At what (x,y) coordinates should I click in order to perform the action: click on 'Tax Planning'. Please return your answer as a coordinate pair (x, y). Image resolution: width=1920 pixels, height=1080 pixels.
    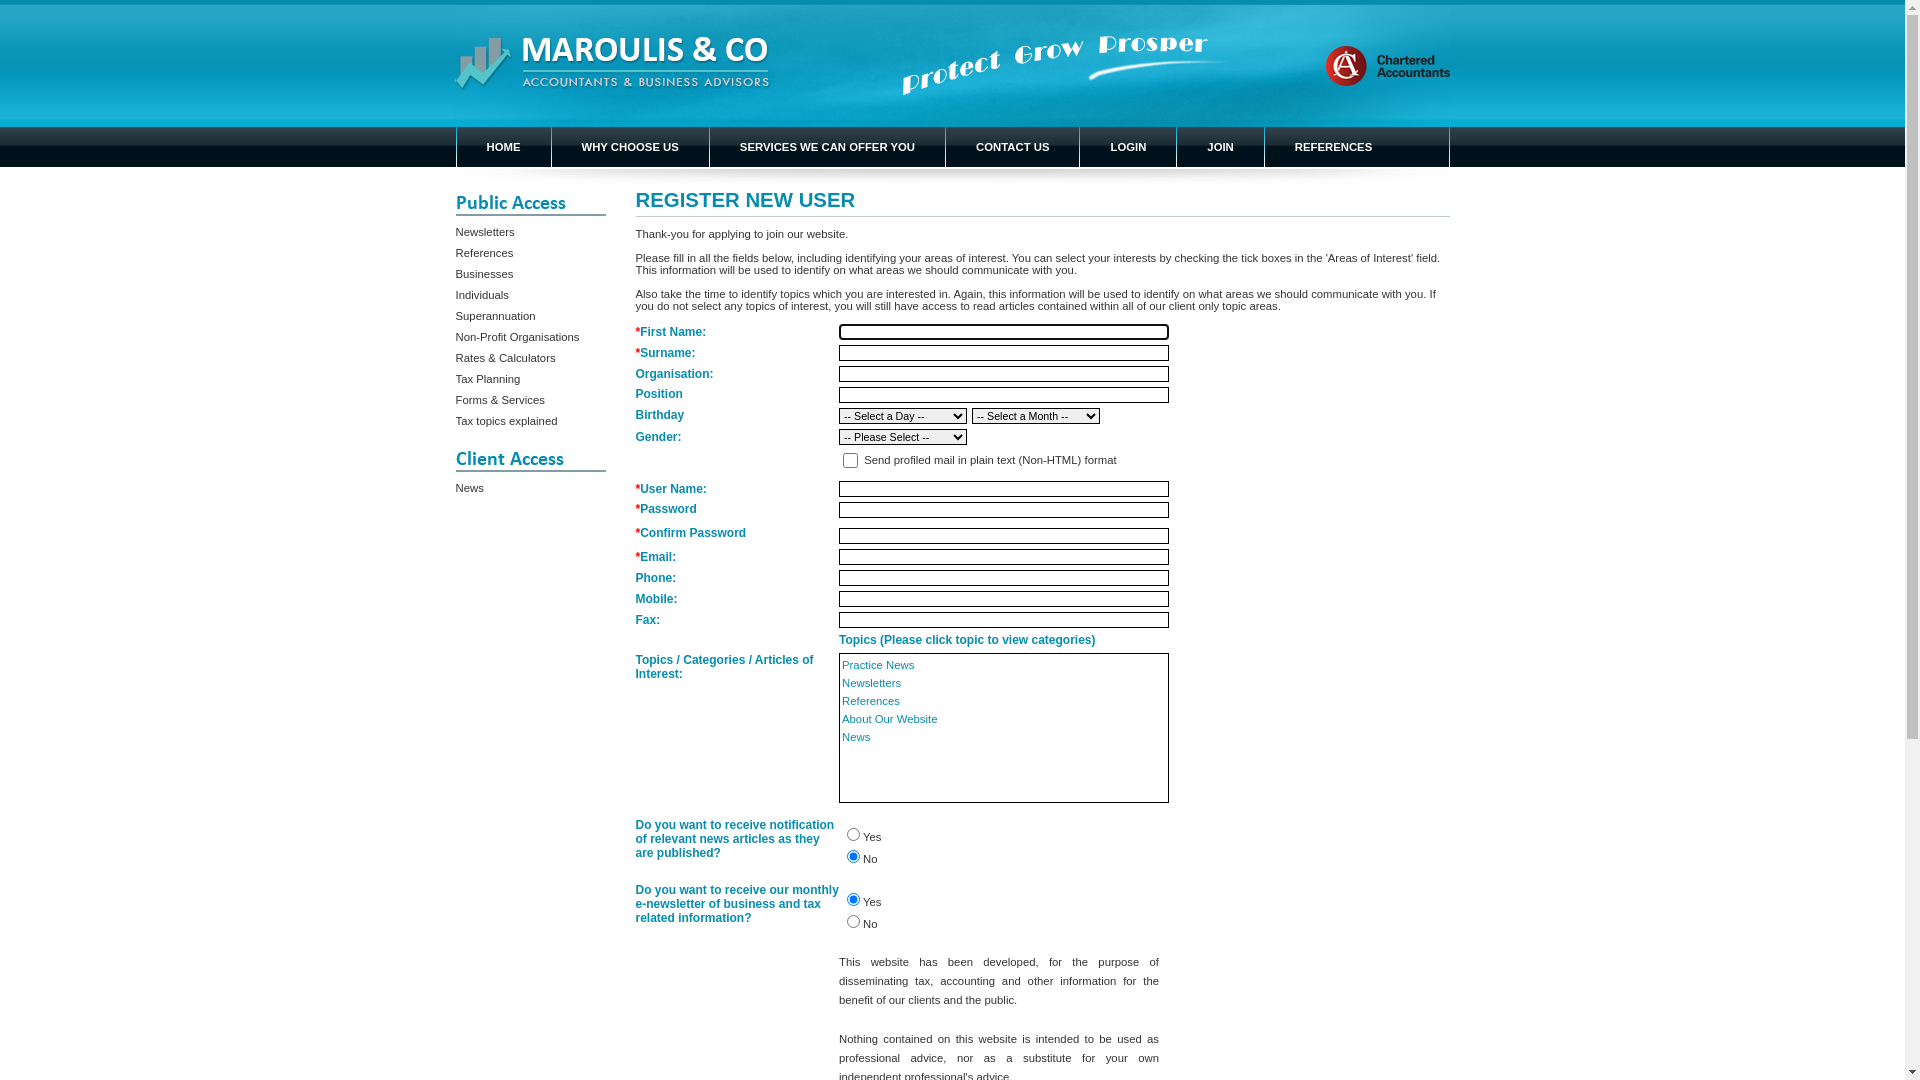
    Looking at the image, I should click on (488, 378).